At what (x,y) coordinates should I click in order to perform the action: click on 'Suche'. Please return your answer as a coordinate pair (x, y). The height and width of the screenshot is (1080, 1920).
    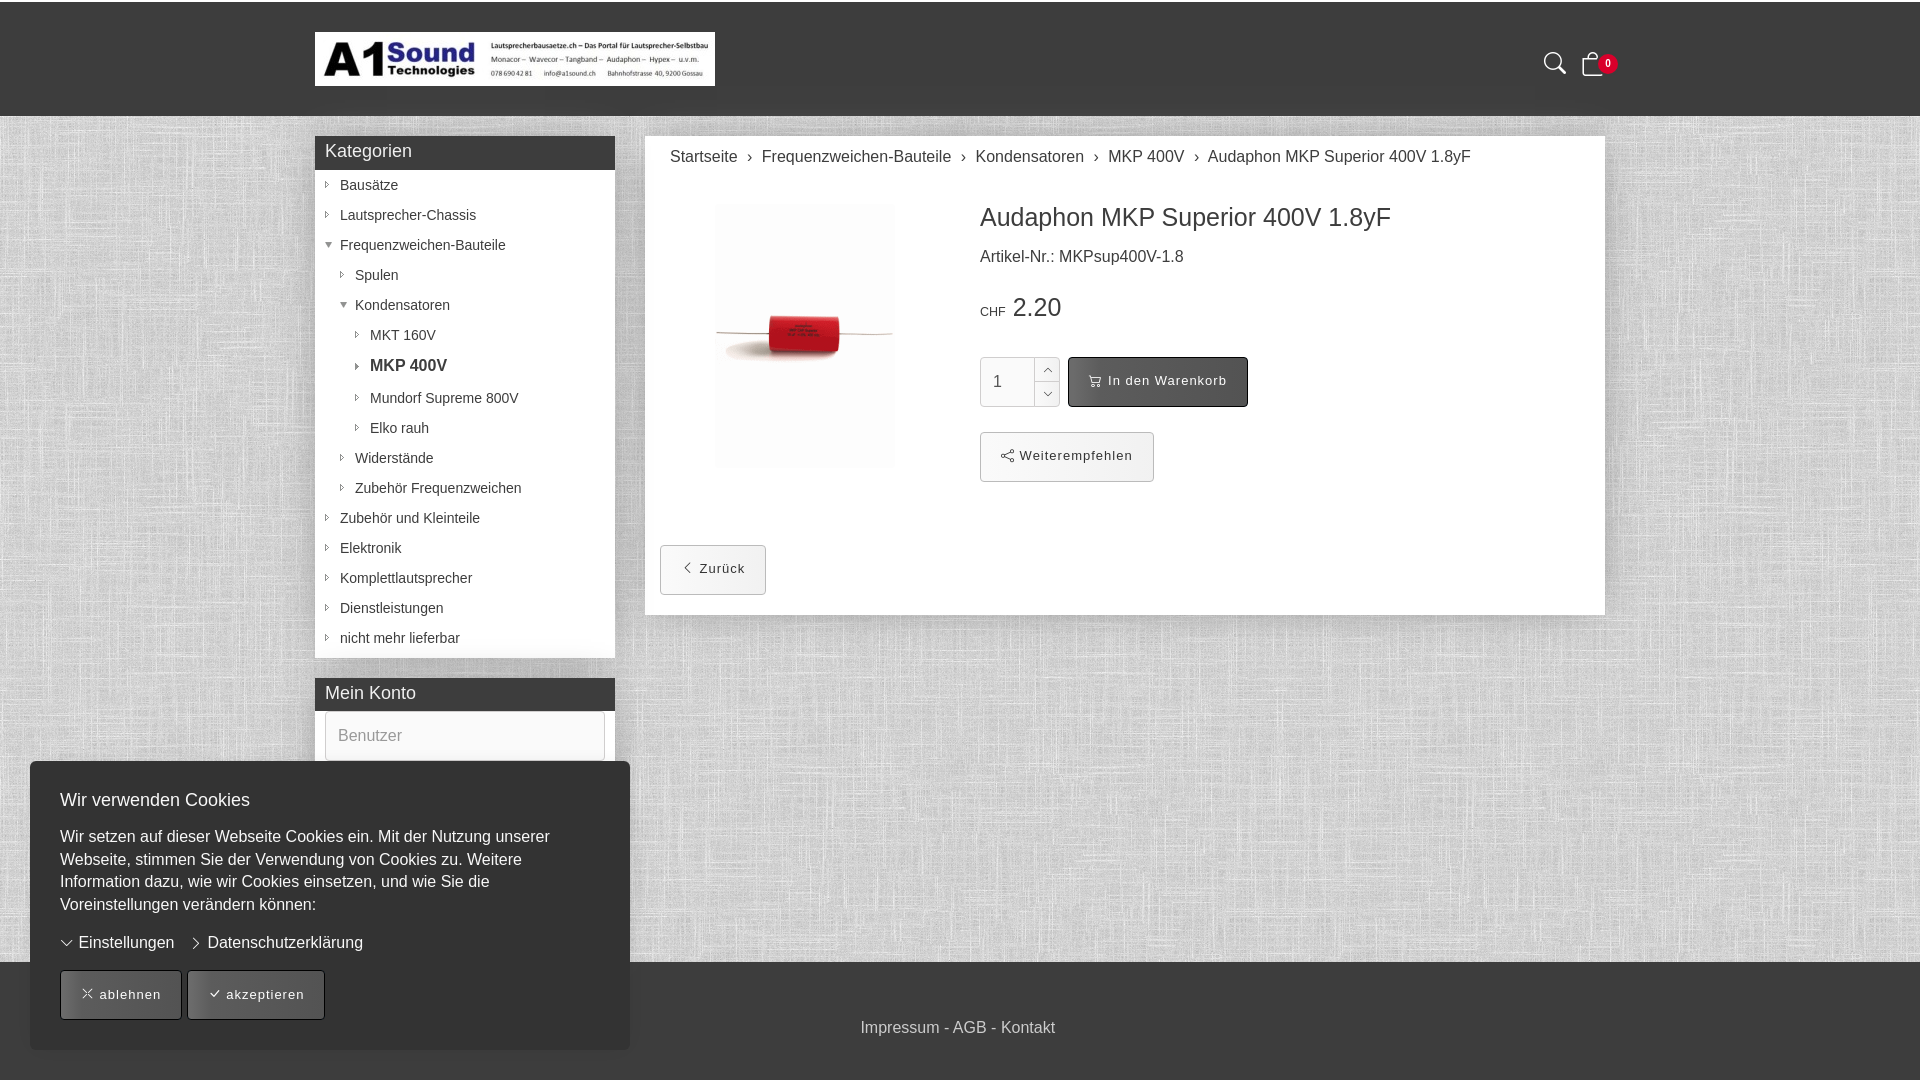
    Looking at the image, I should click on (1554, 65).